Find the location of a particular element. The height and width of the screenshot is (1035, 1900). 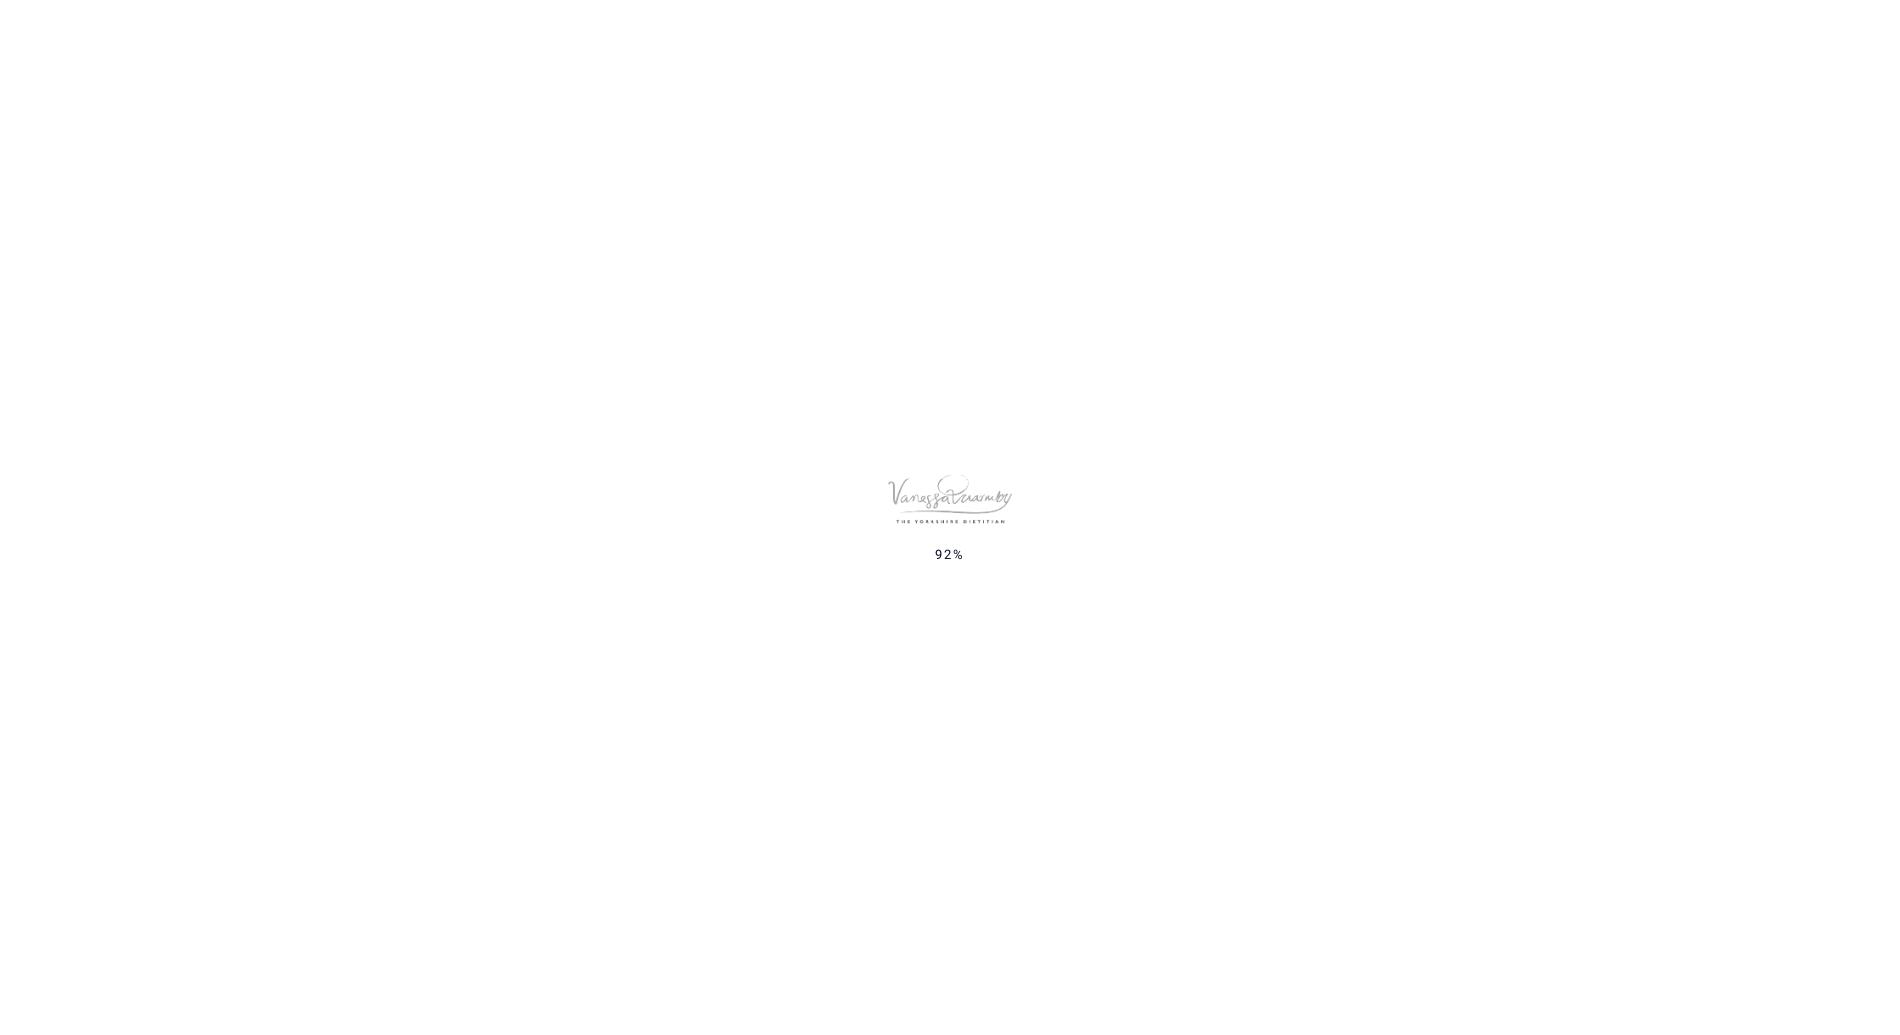

'Recent Comments' is located at coordinates (1373, 731).